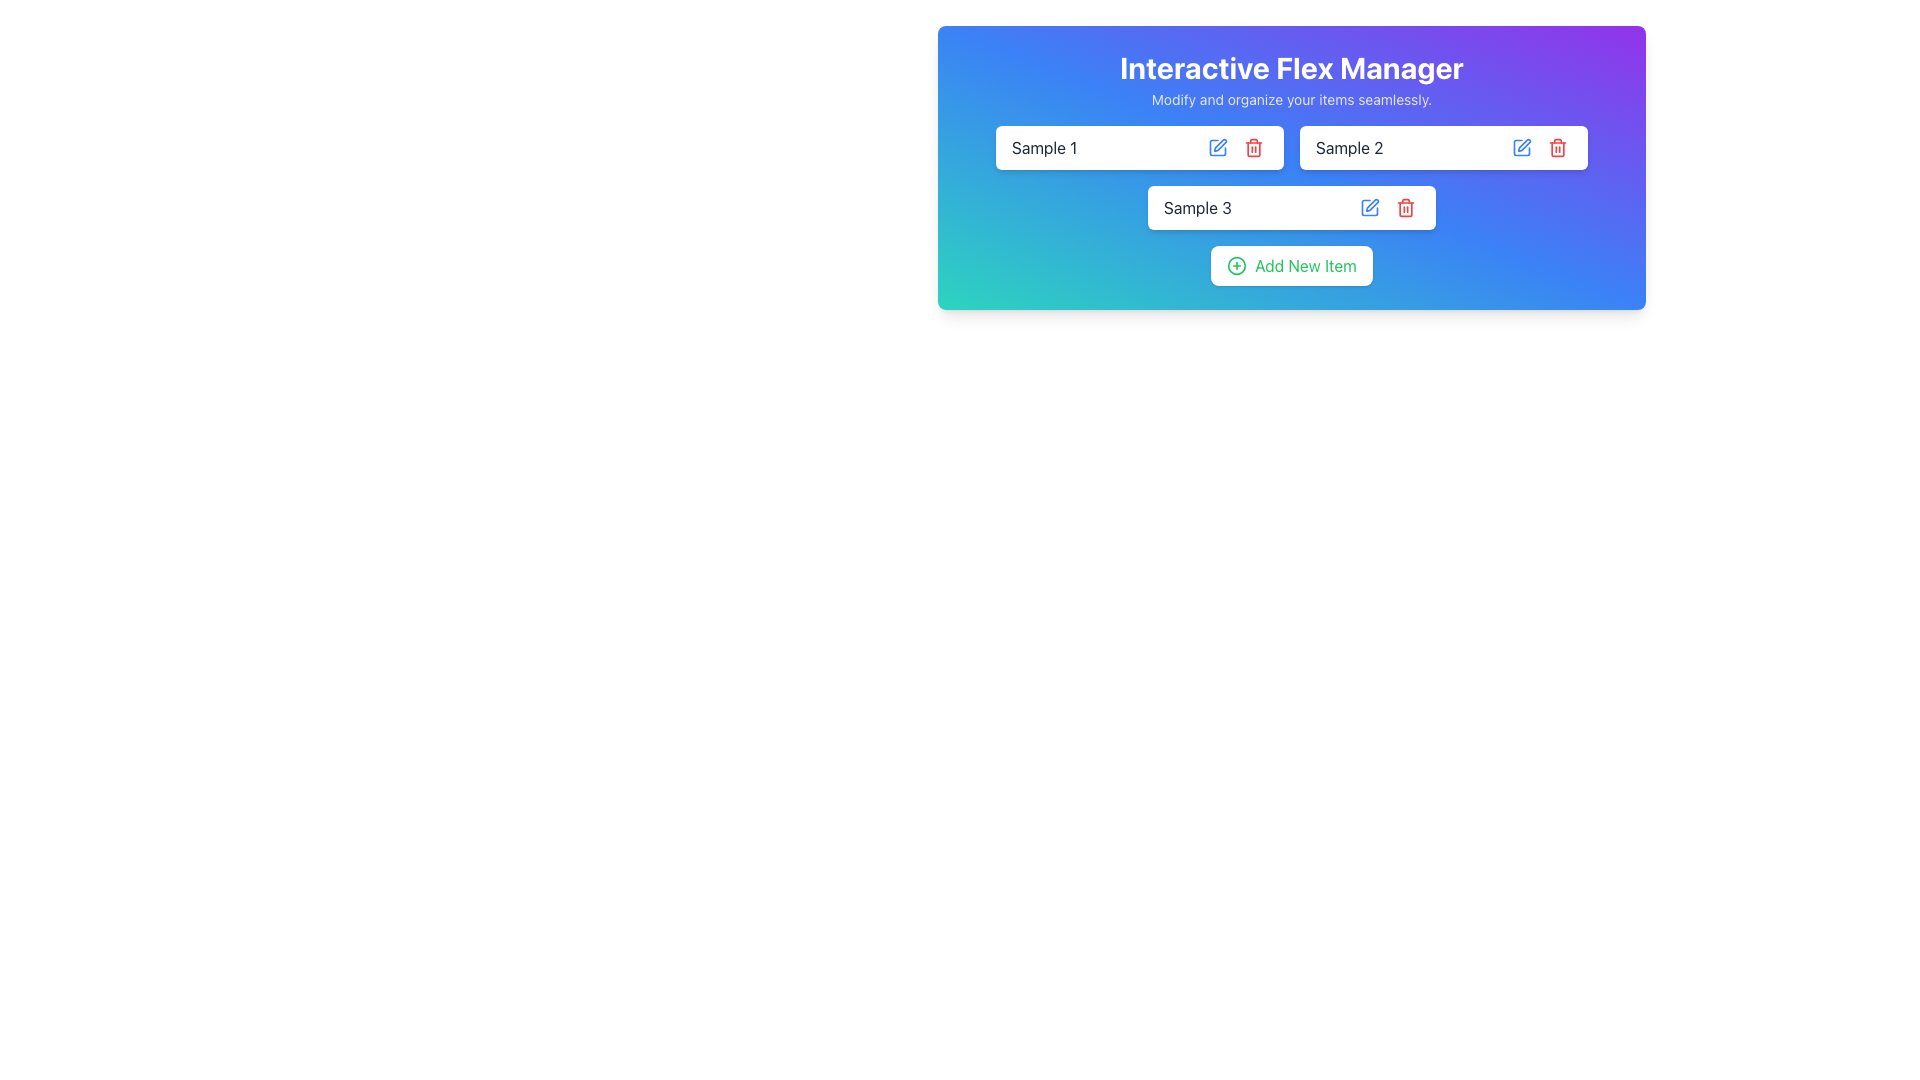 This screenshot has width=1920, height=1080. Describe the element at coordinates (1217, 146) in the screenshot. I see `the SVG icon with a pen-over-square design located at the top-right of the 'Sample 1' text input field` at that location.